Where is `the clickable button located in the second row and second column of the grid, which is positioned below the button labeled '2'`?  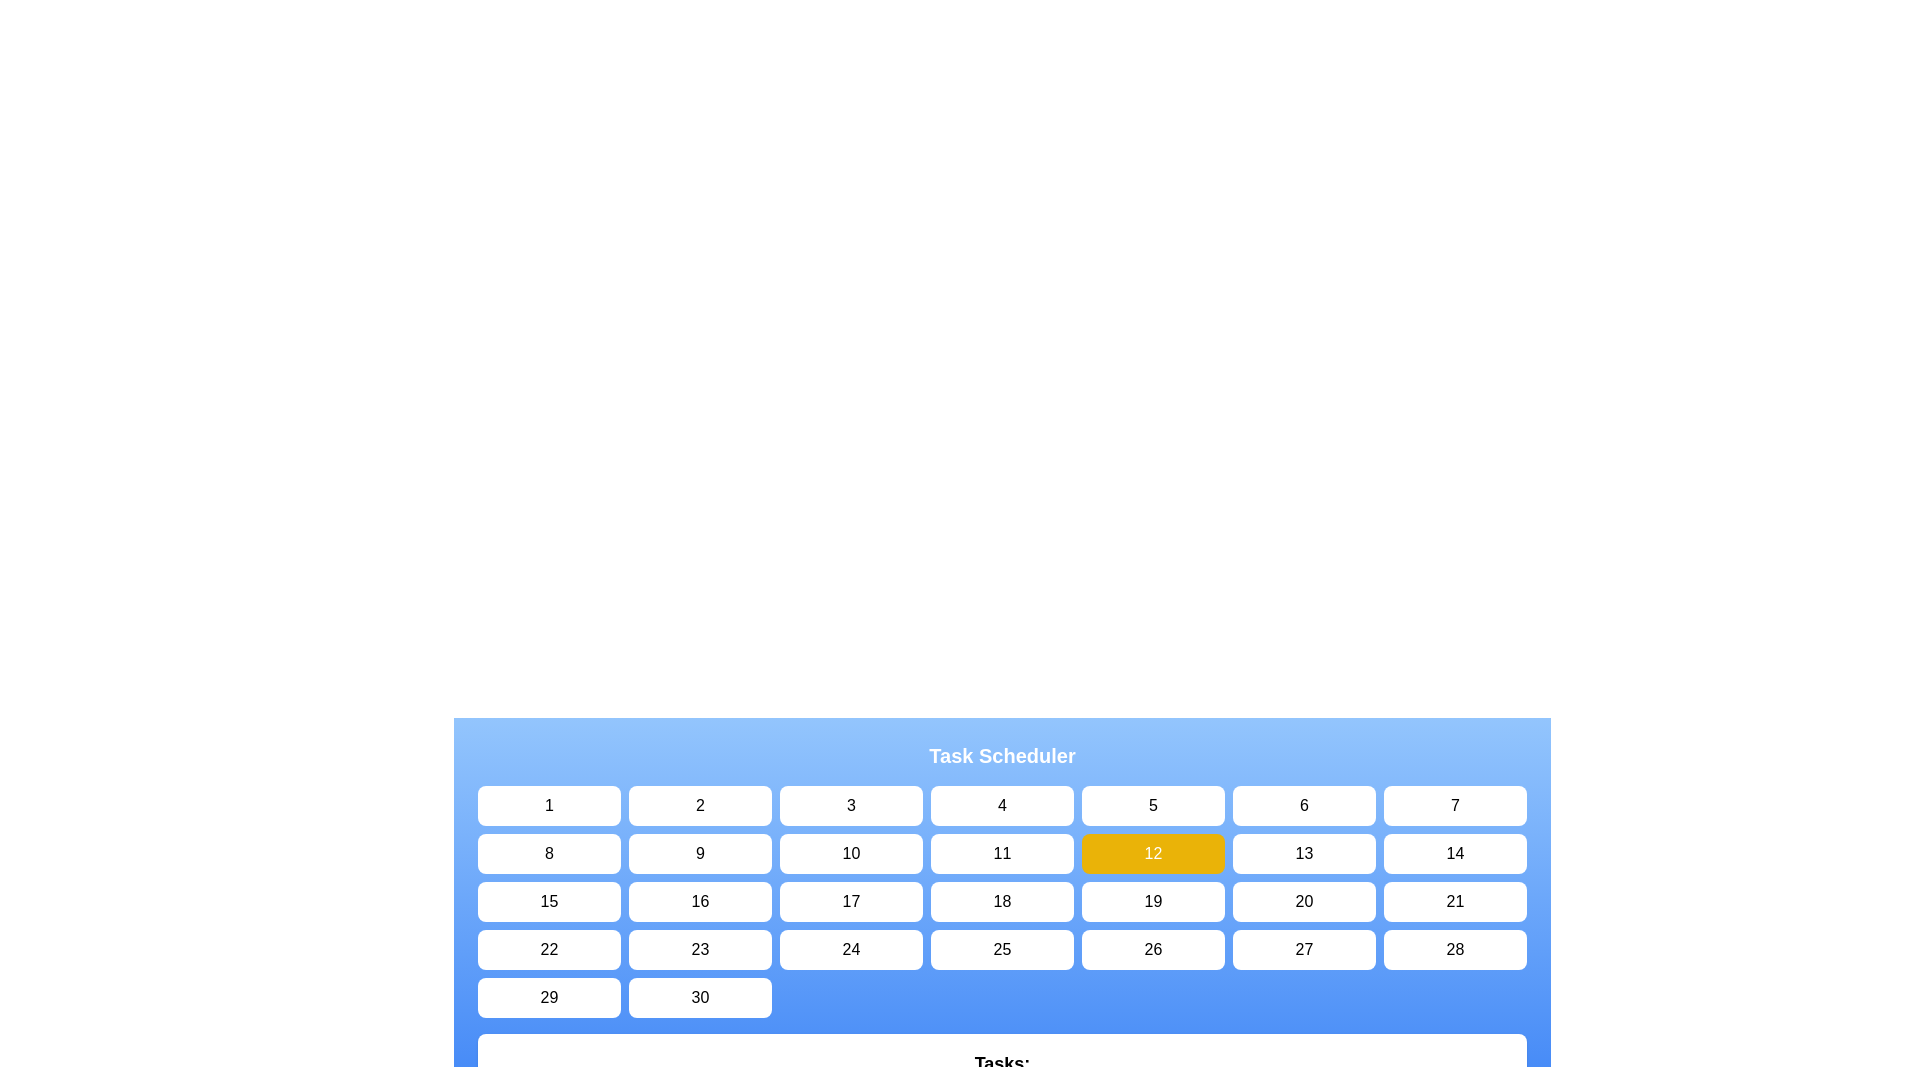
the clickable button located in the second row and second column of the grid, which is positioned below the button labeled '2' is located at coordinates (700, 853).